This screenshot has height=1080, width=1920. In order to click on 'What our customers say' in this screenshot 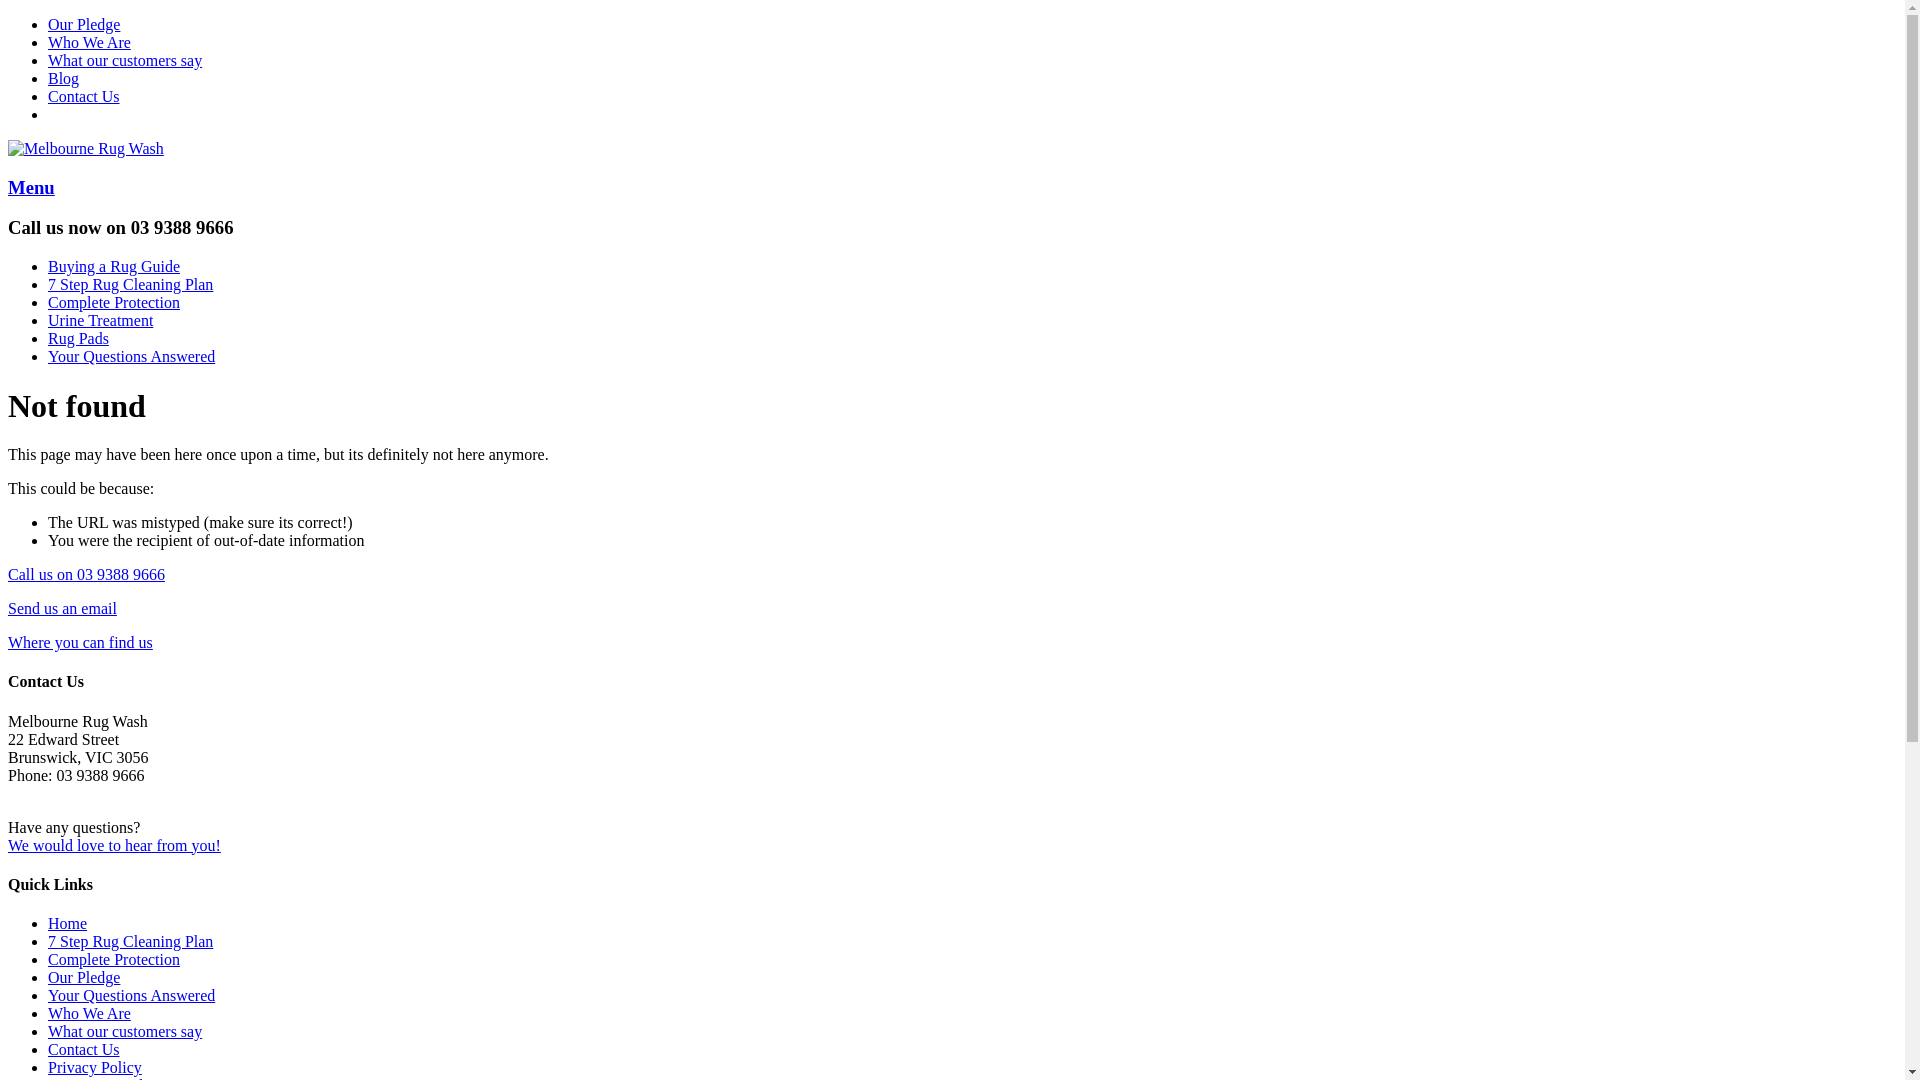, I will do `click(48, 1031)`.